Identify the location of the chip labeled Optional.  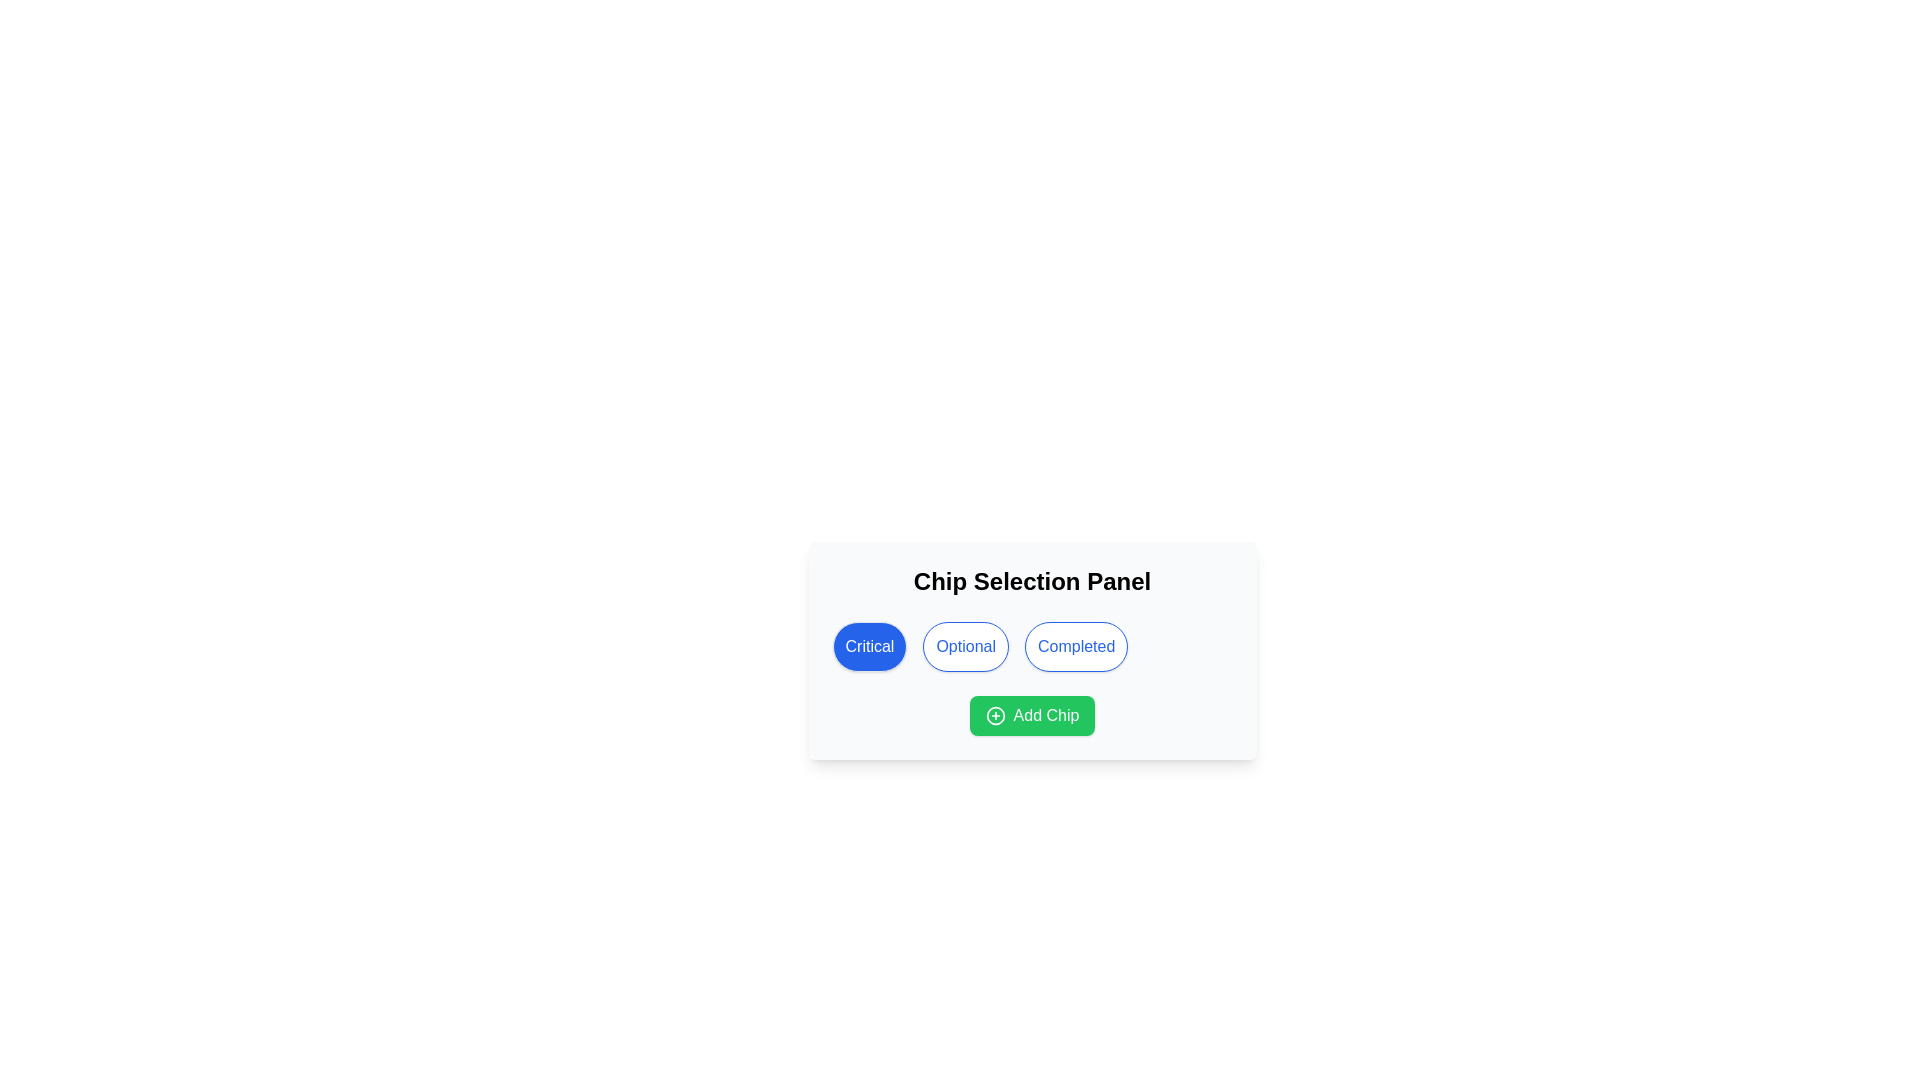
(966, 647).